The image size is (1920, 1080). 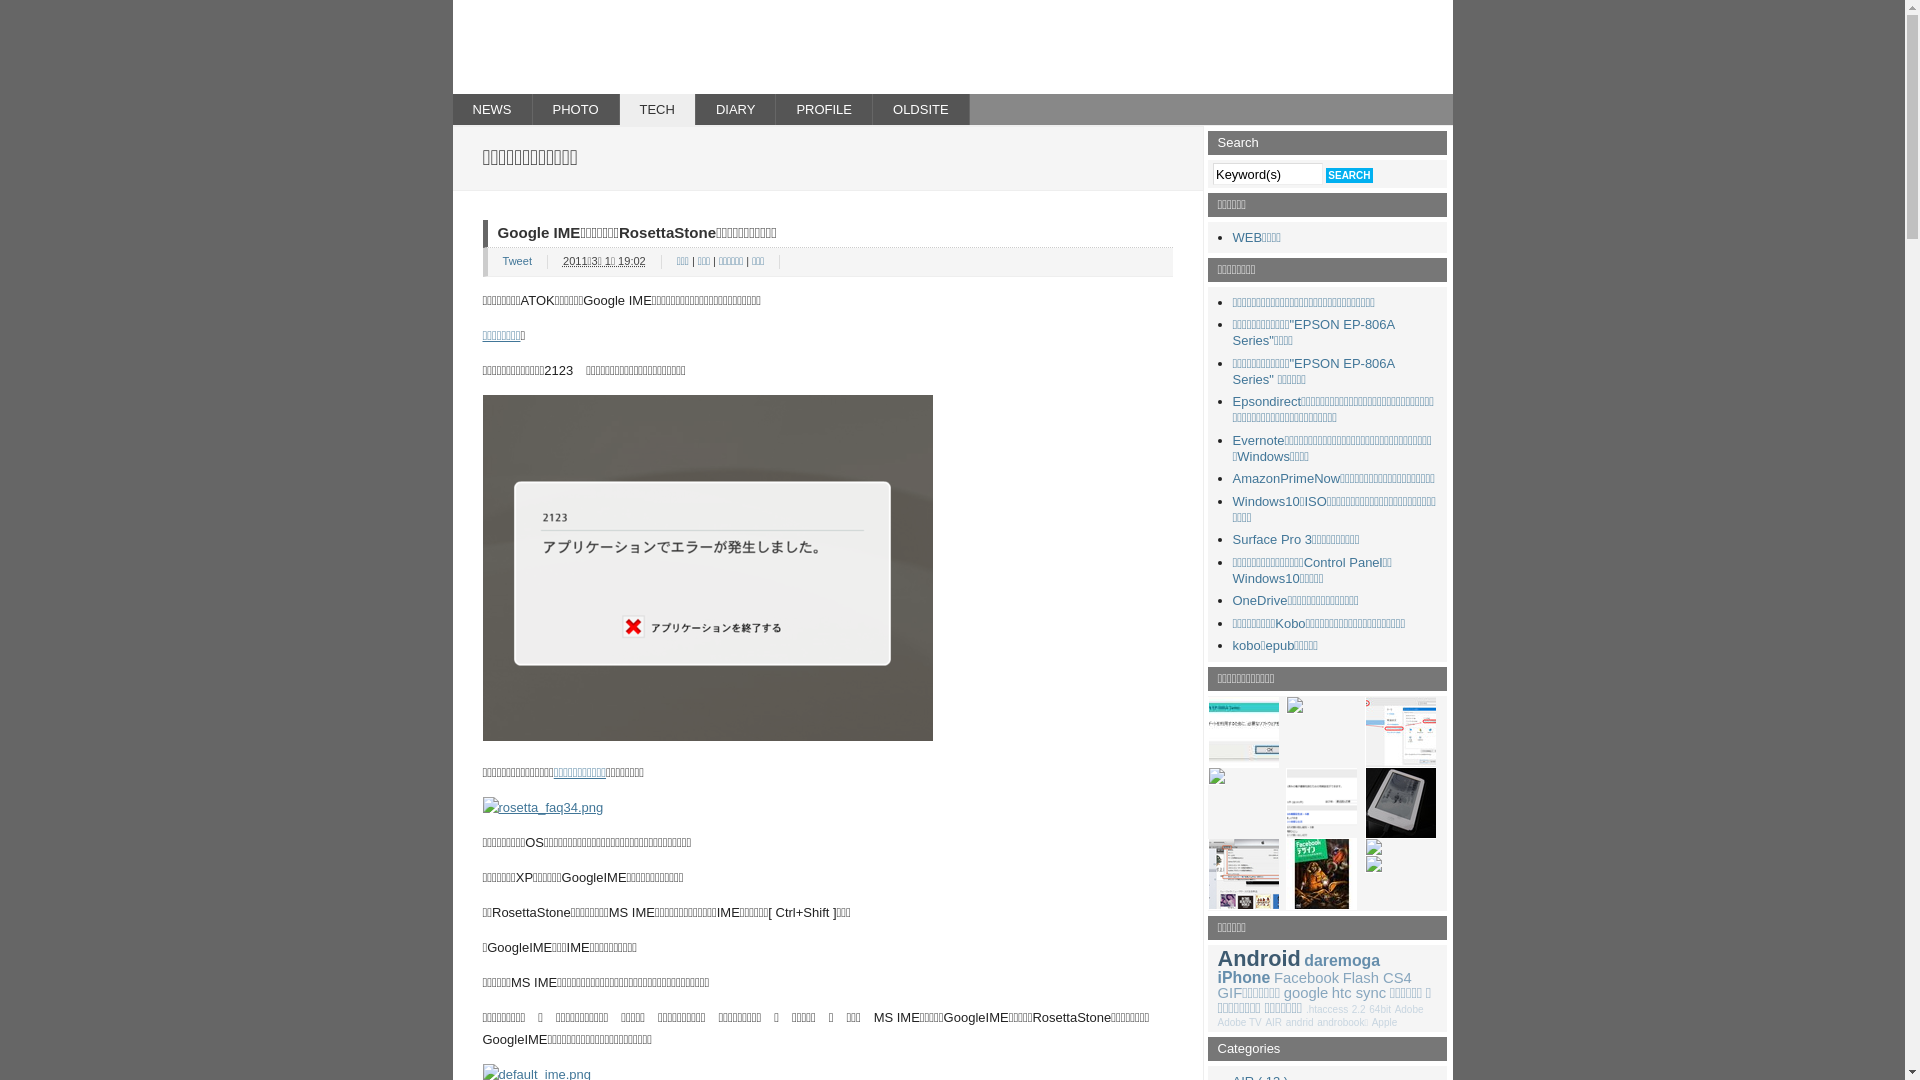 What do you see at coordinates (657, 109) in the screenshot?
I see `'TECH'` at bounding box center [657, 109].